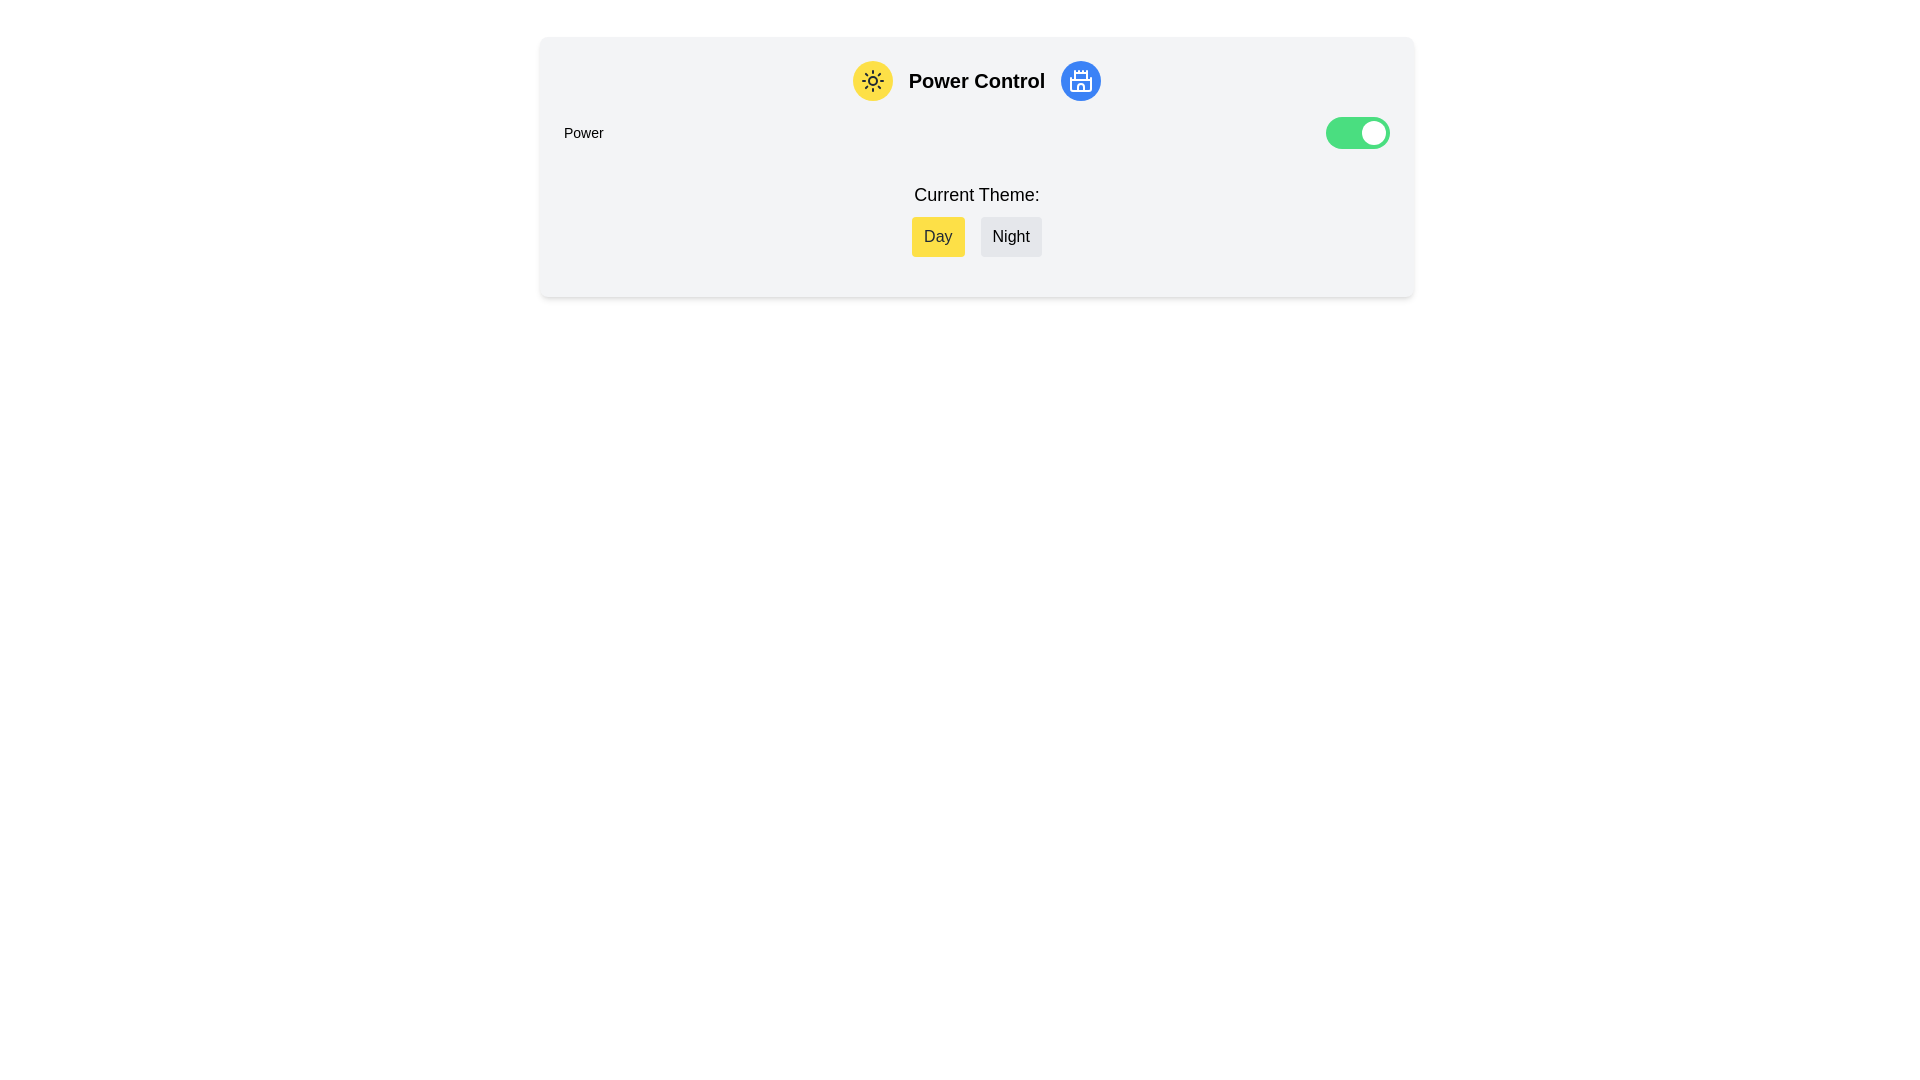  What do you see at coordinates (872, 80) in the screenshot?
I see `the 'Day Mode' icon located towards the top left of the header bar, positioned left of the 'Power Control' label and above the 'Power' text` at bounding box center [872, 80].